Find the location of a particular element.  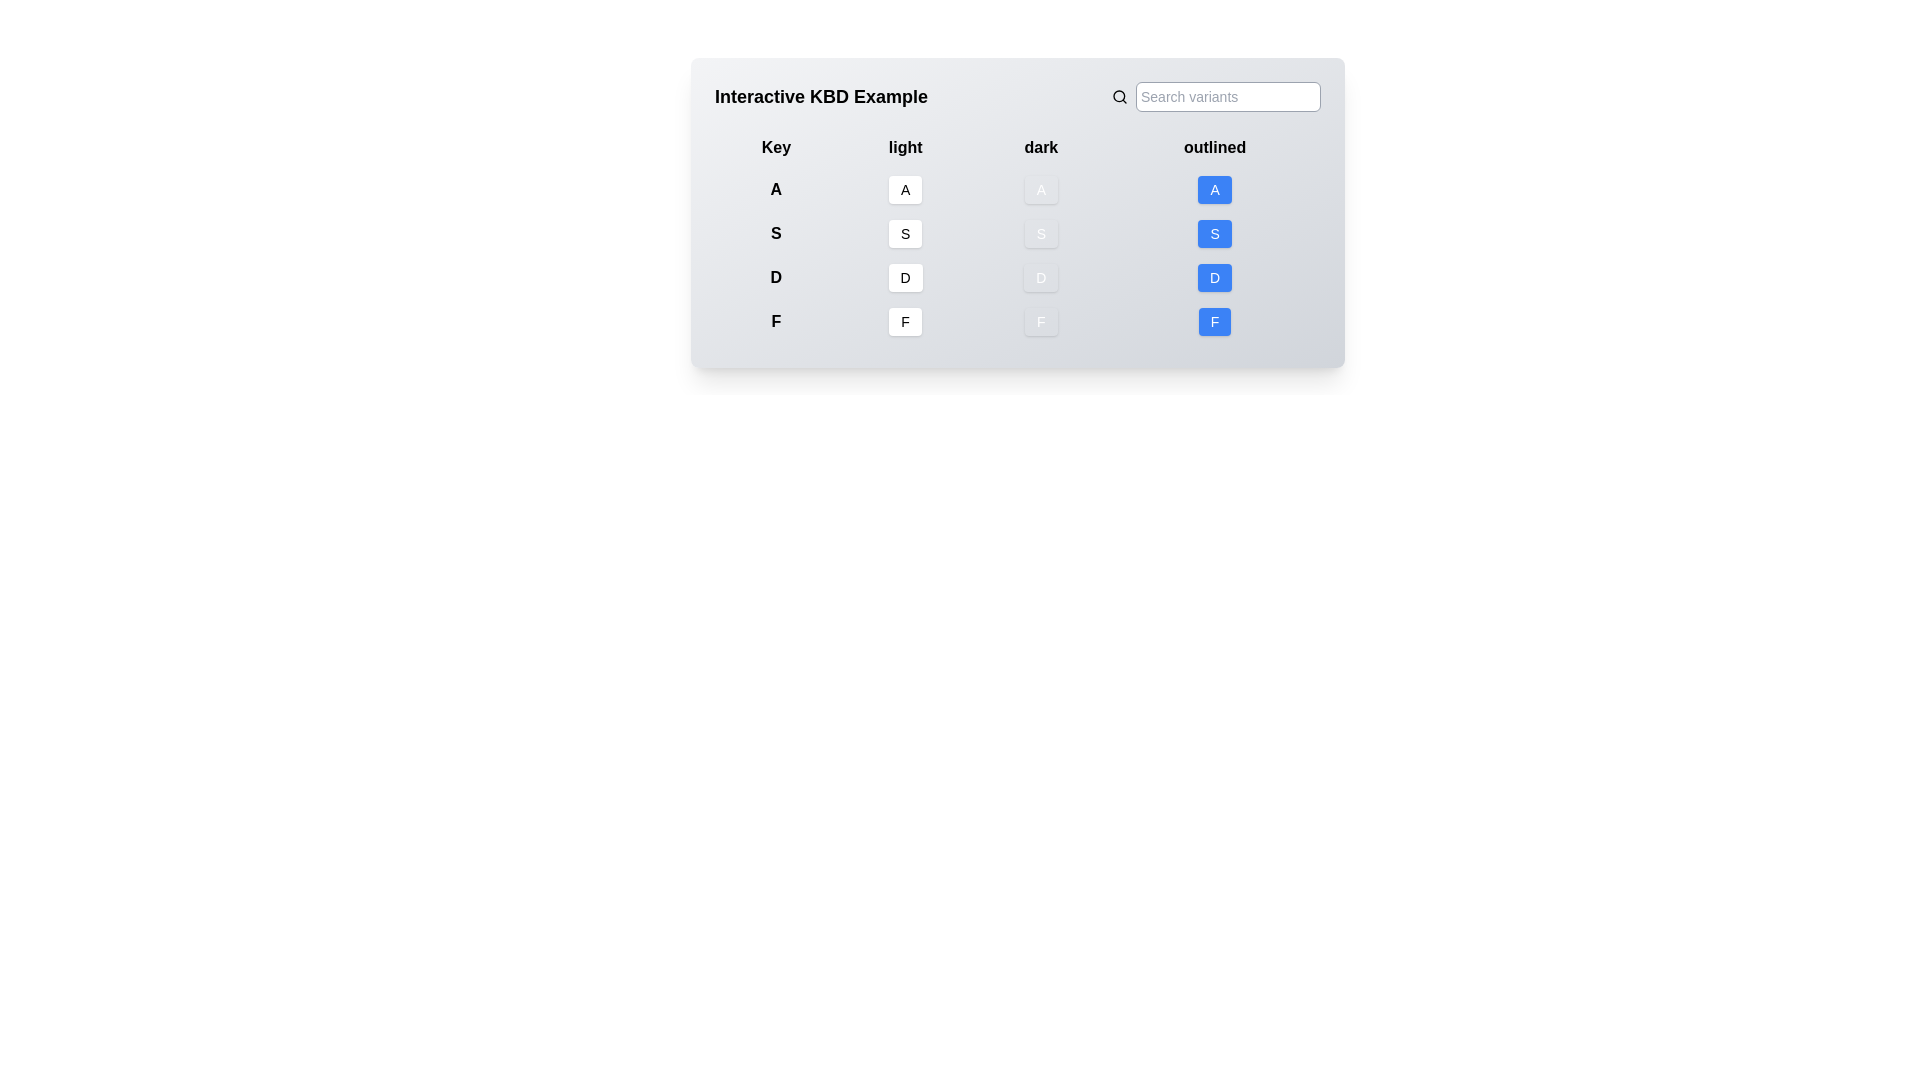

the rectangular button with rounded edges, gray background, and white 'S' centered within it, located in the 'dark' column of the 'Interactive KBD Example' interface is located at coordinates (1040, 233).